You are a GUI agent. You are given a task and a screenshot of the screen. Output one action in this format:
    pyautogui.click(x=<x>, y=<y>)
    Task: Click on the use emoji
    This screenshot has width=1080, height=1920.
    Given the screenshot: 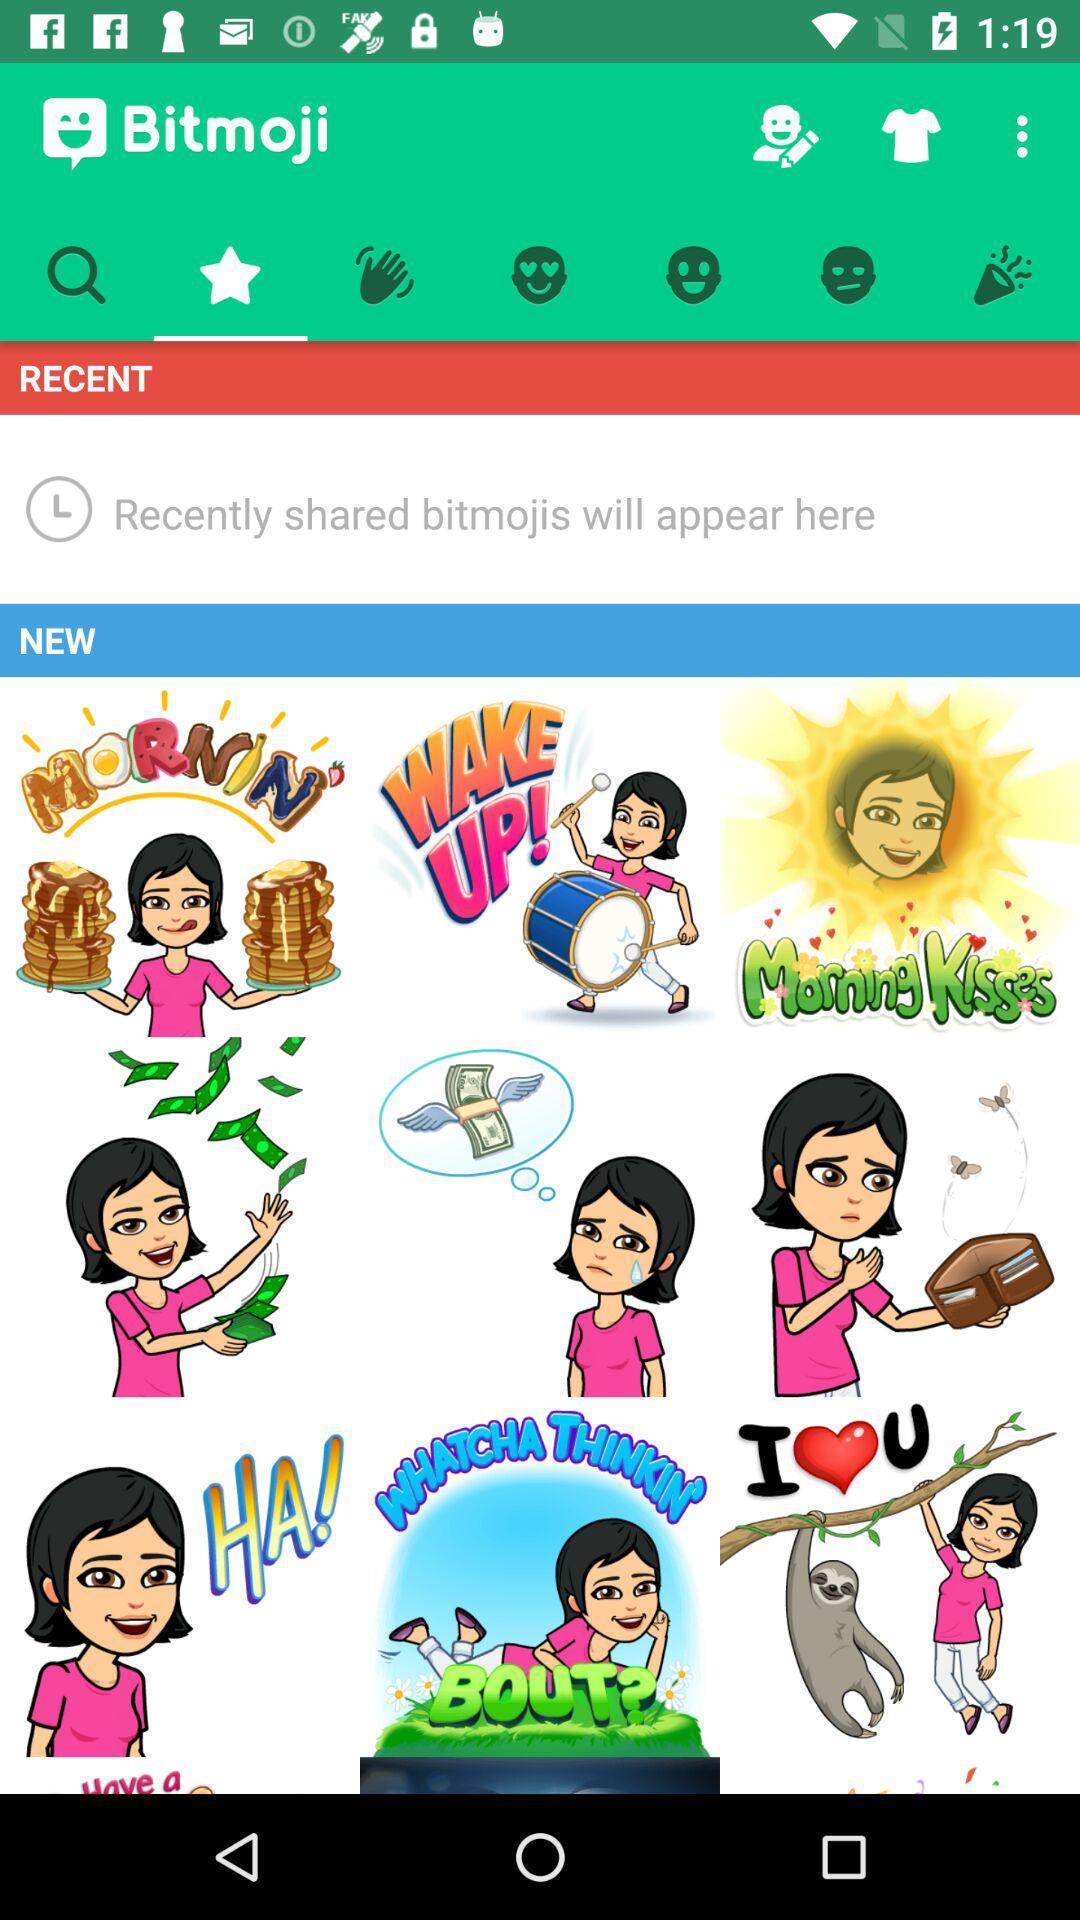 What is the action you would take?
    pyautogui.click(x=540, y=1576)
    